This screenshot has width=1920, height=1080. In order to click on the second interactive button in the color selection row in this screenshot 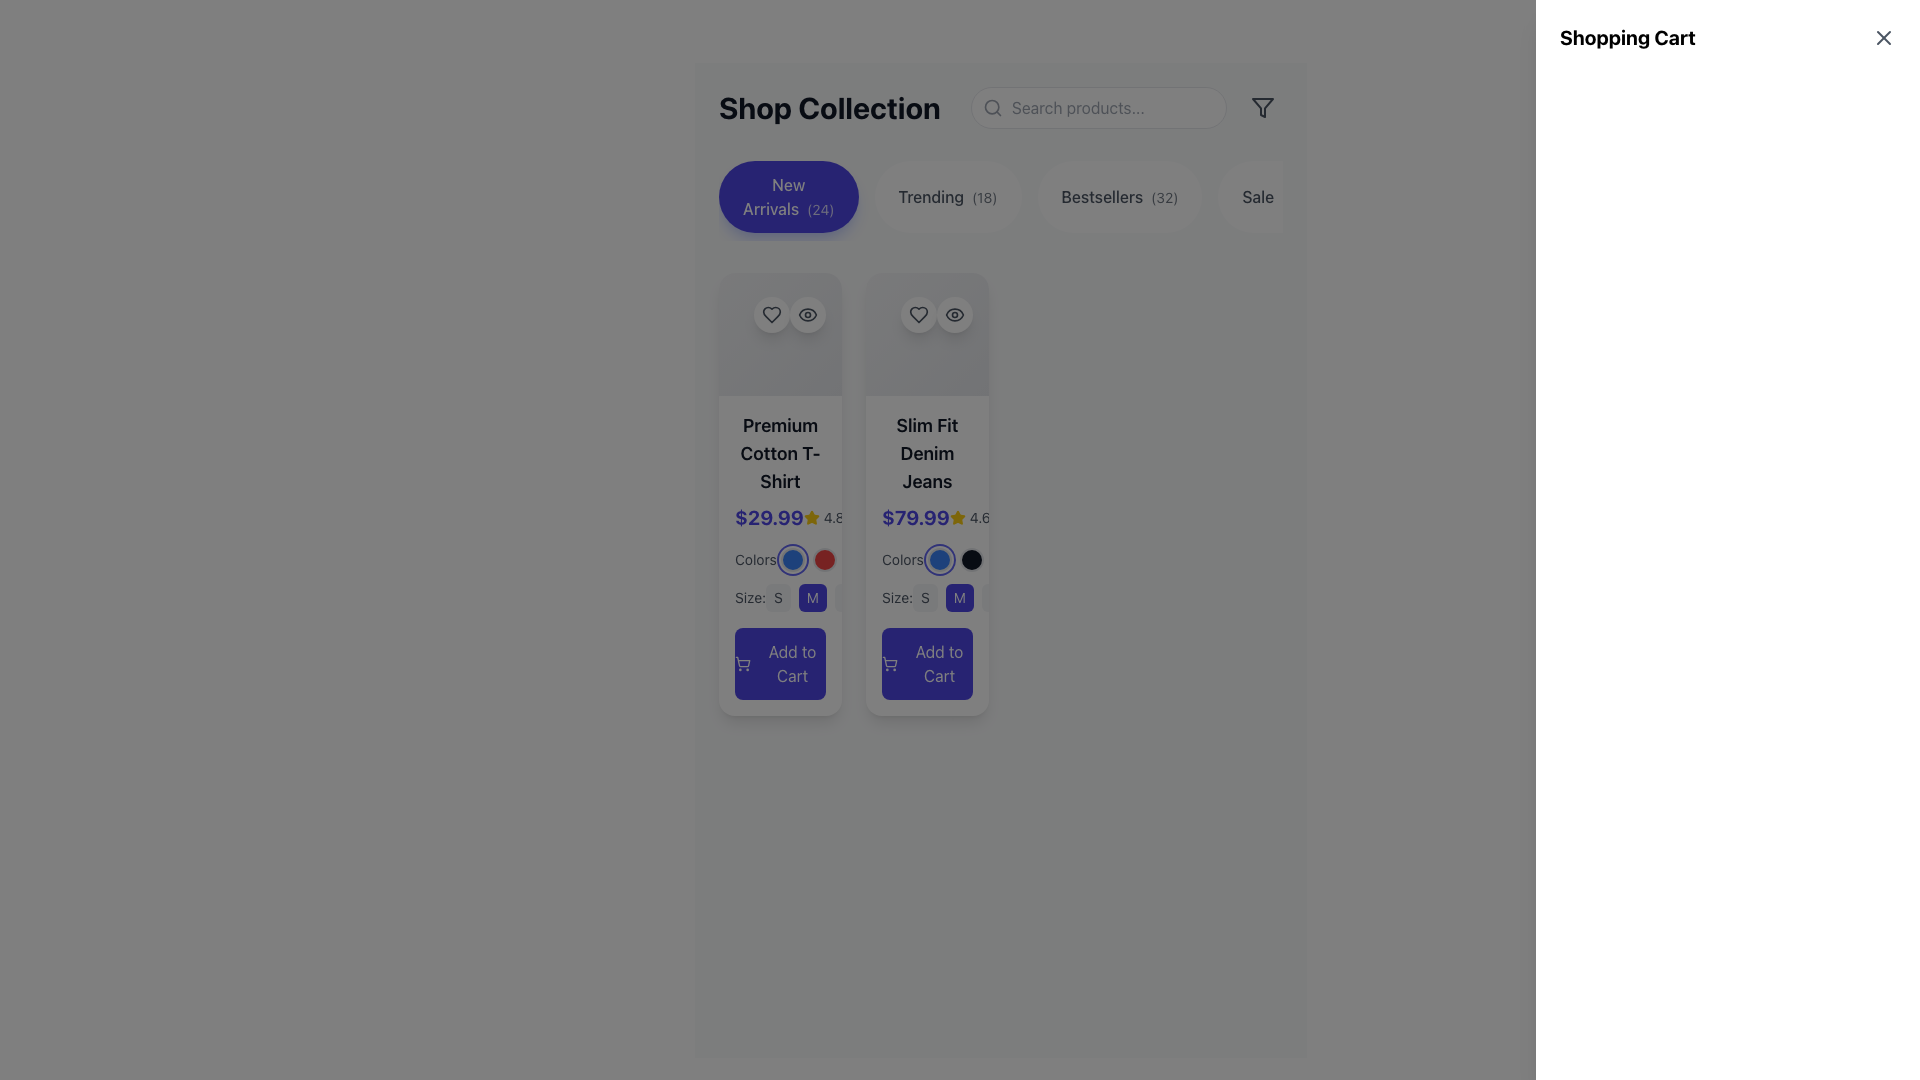, I will do `click(824, 559)`.